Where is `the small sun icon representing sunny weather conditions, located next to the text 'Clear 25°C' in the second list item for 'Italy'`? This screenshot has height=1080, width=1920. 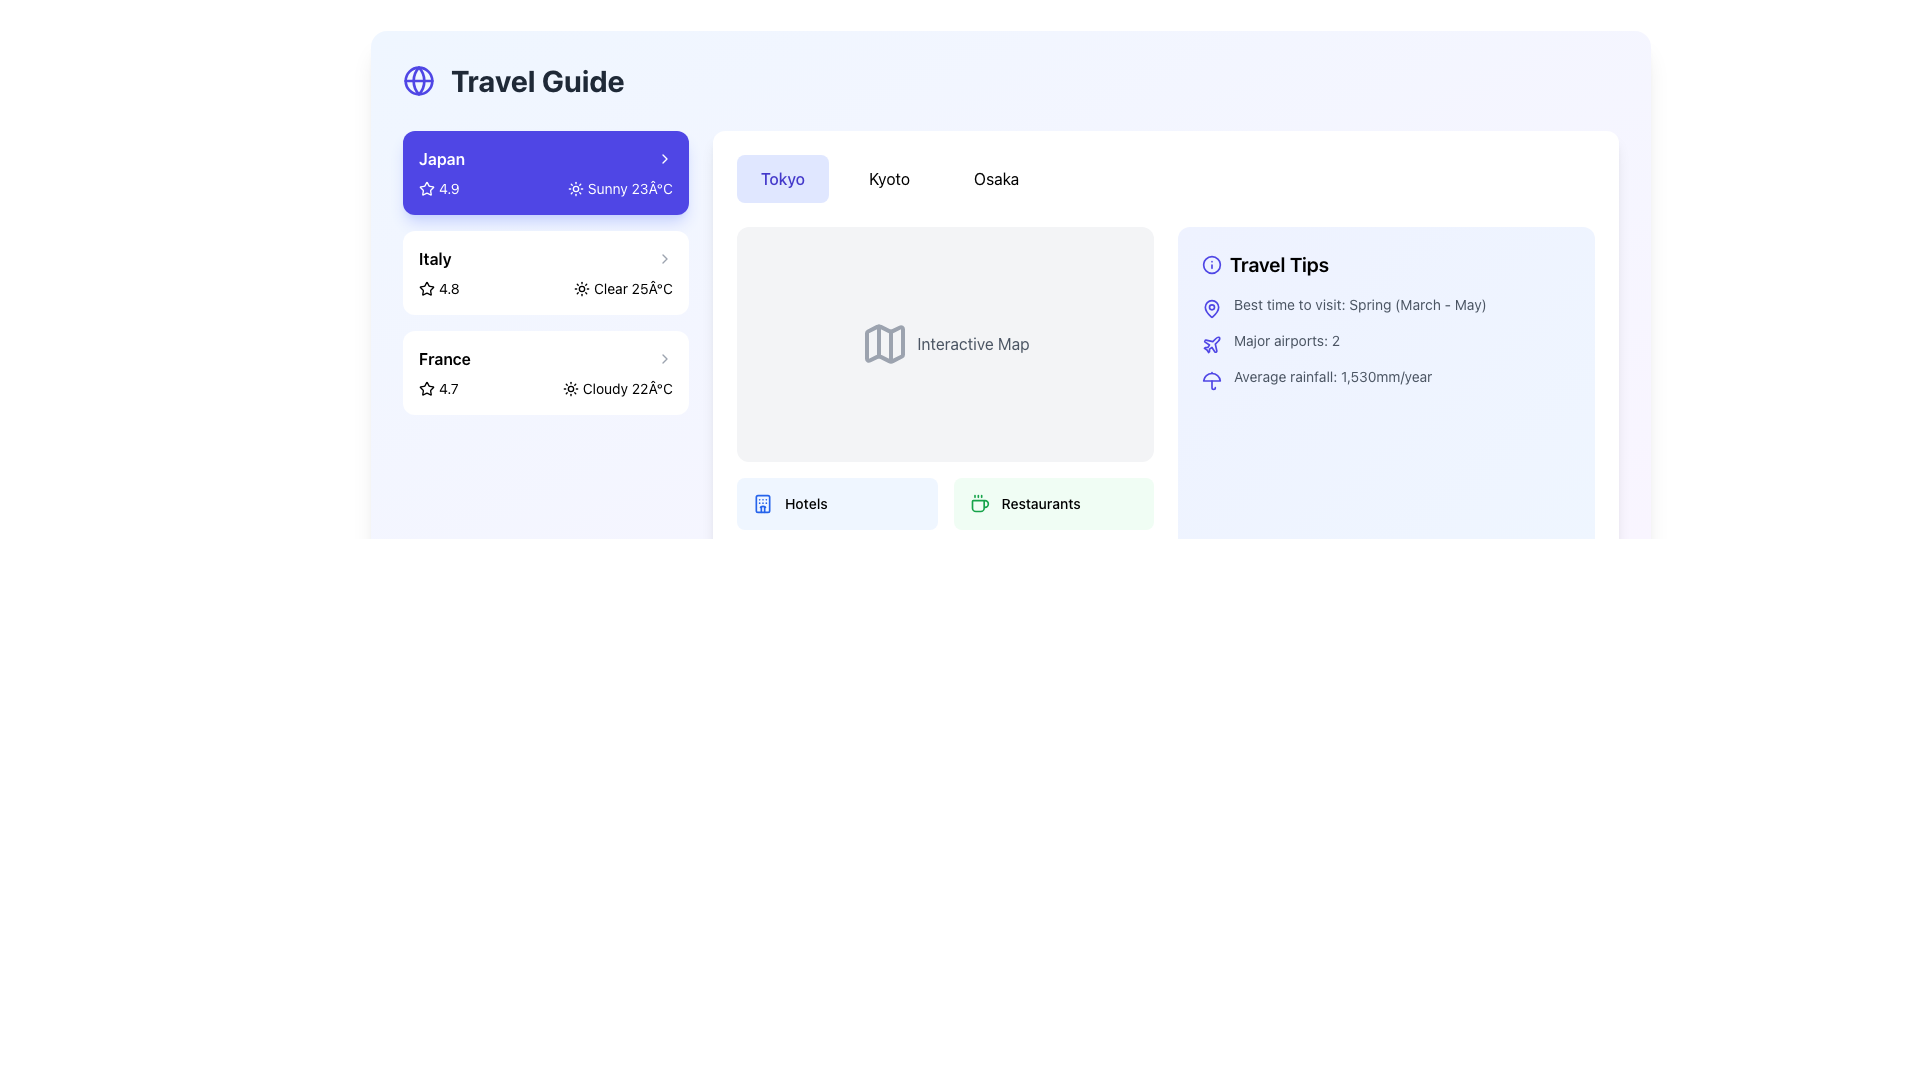
the small sun icon representing sunny weather conditions, located next to the text 'Clear 25°C' in the second list item for 'Italy' is located at coordinates (580, 289).